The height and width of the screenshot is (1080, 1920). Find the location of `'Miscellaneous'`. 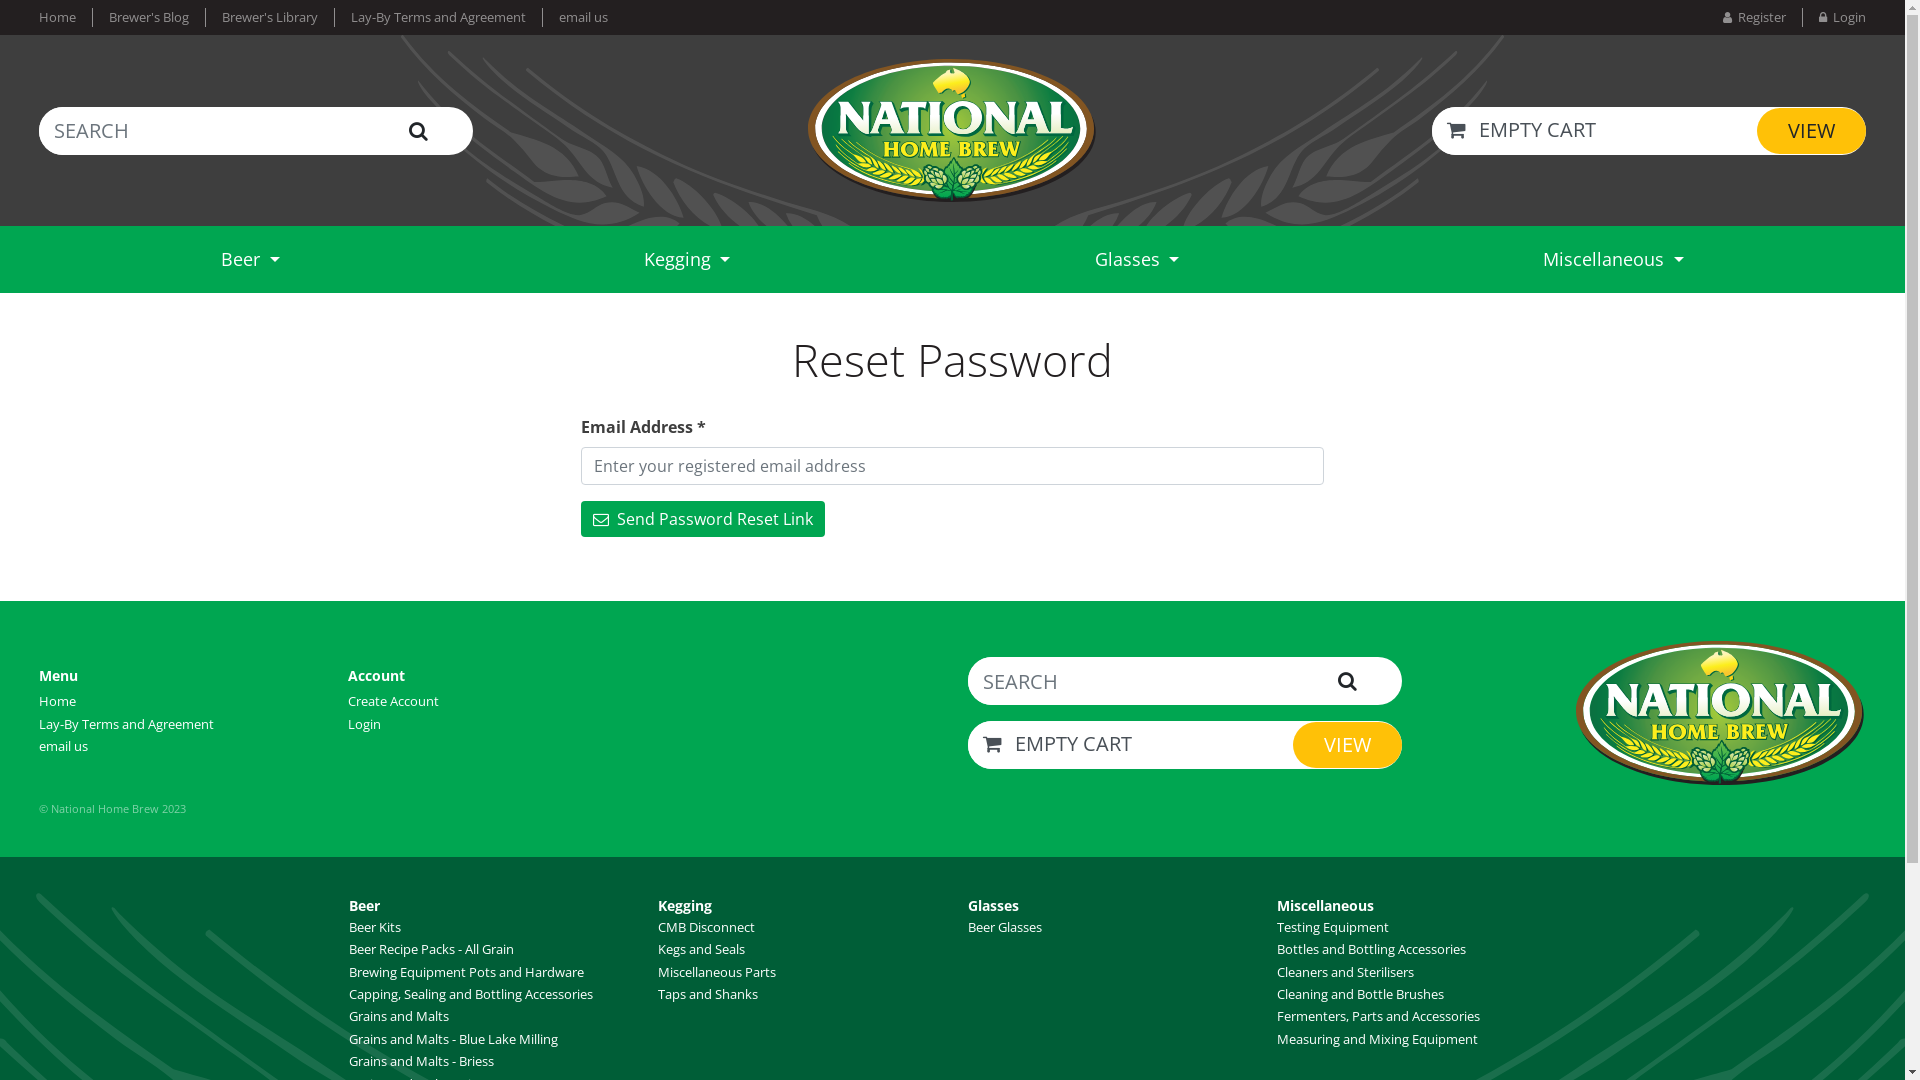

'Miscellaneous' is located at coordinates (1325, 905).